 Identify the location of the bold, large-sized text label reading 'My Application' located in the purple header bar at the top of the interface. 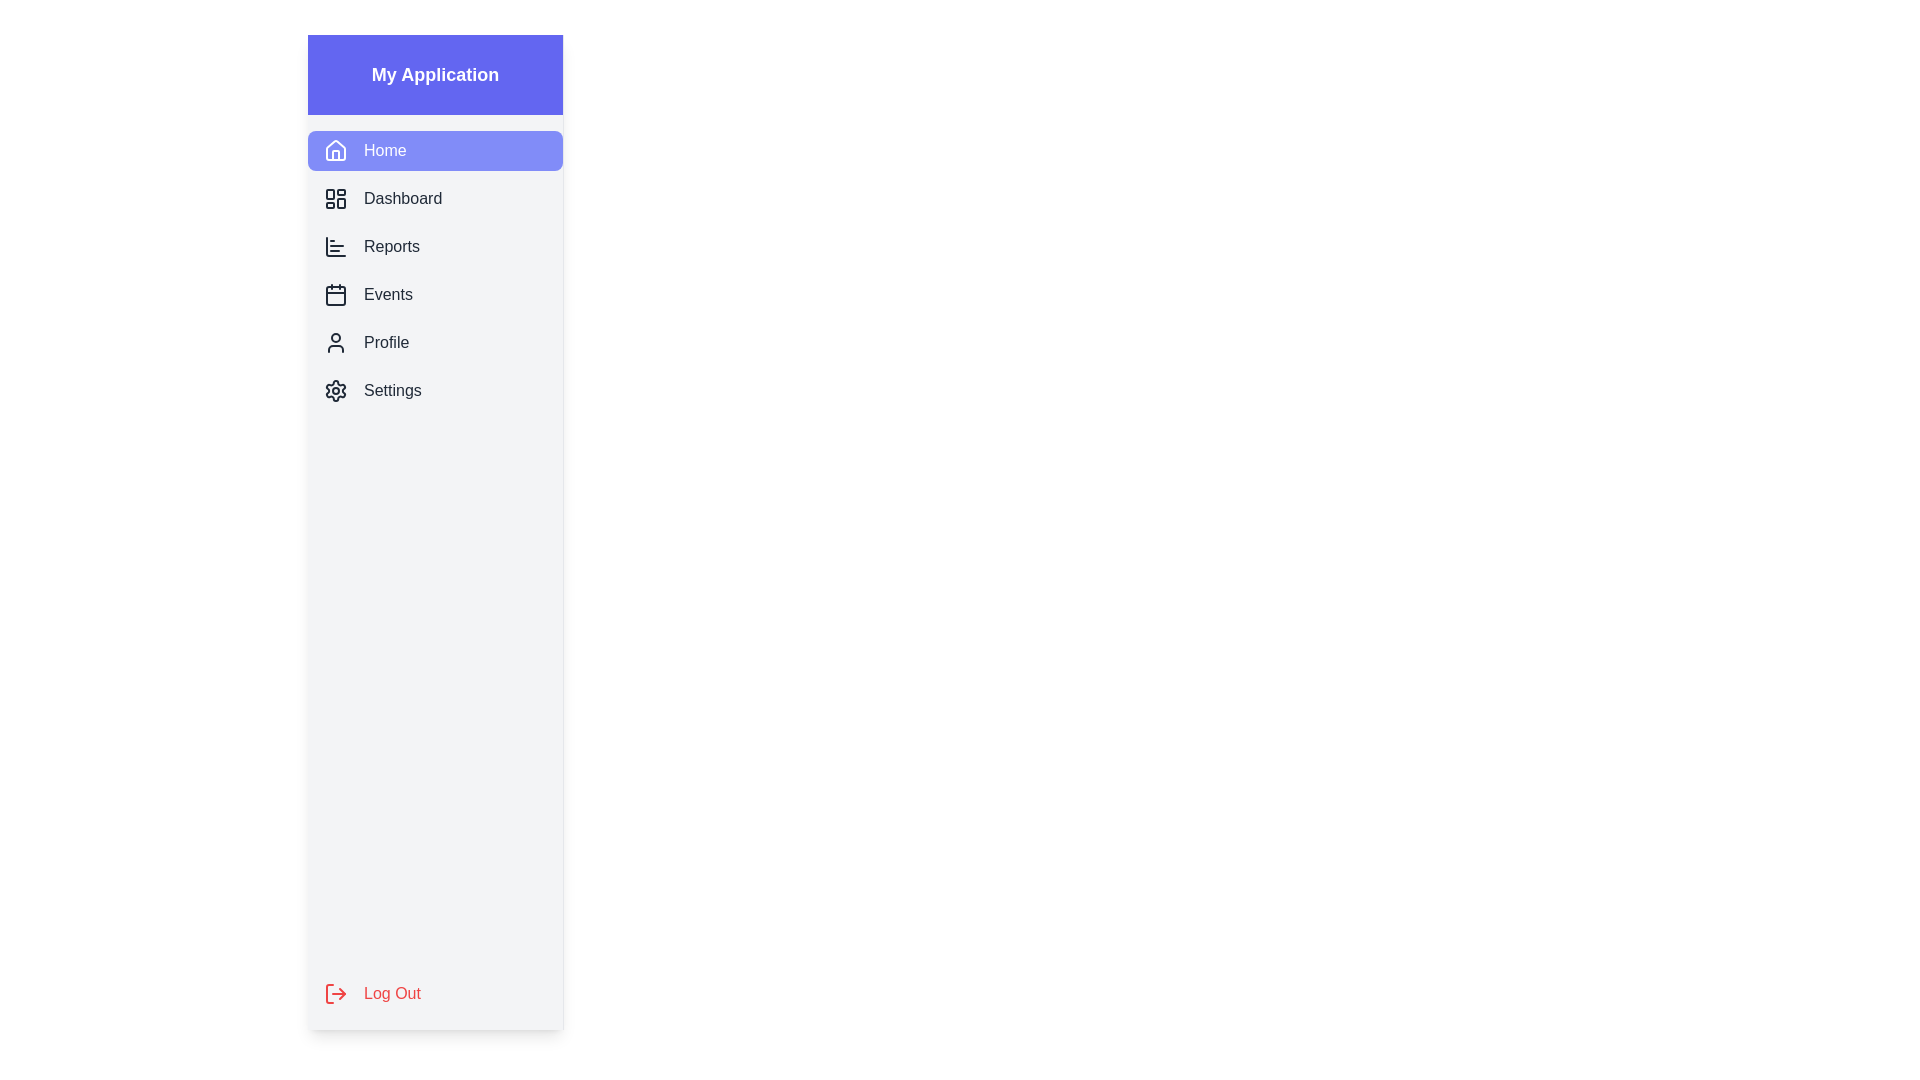
(434, 73).